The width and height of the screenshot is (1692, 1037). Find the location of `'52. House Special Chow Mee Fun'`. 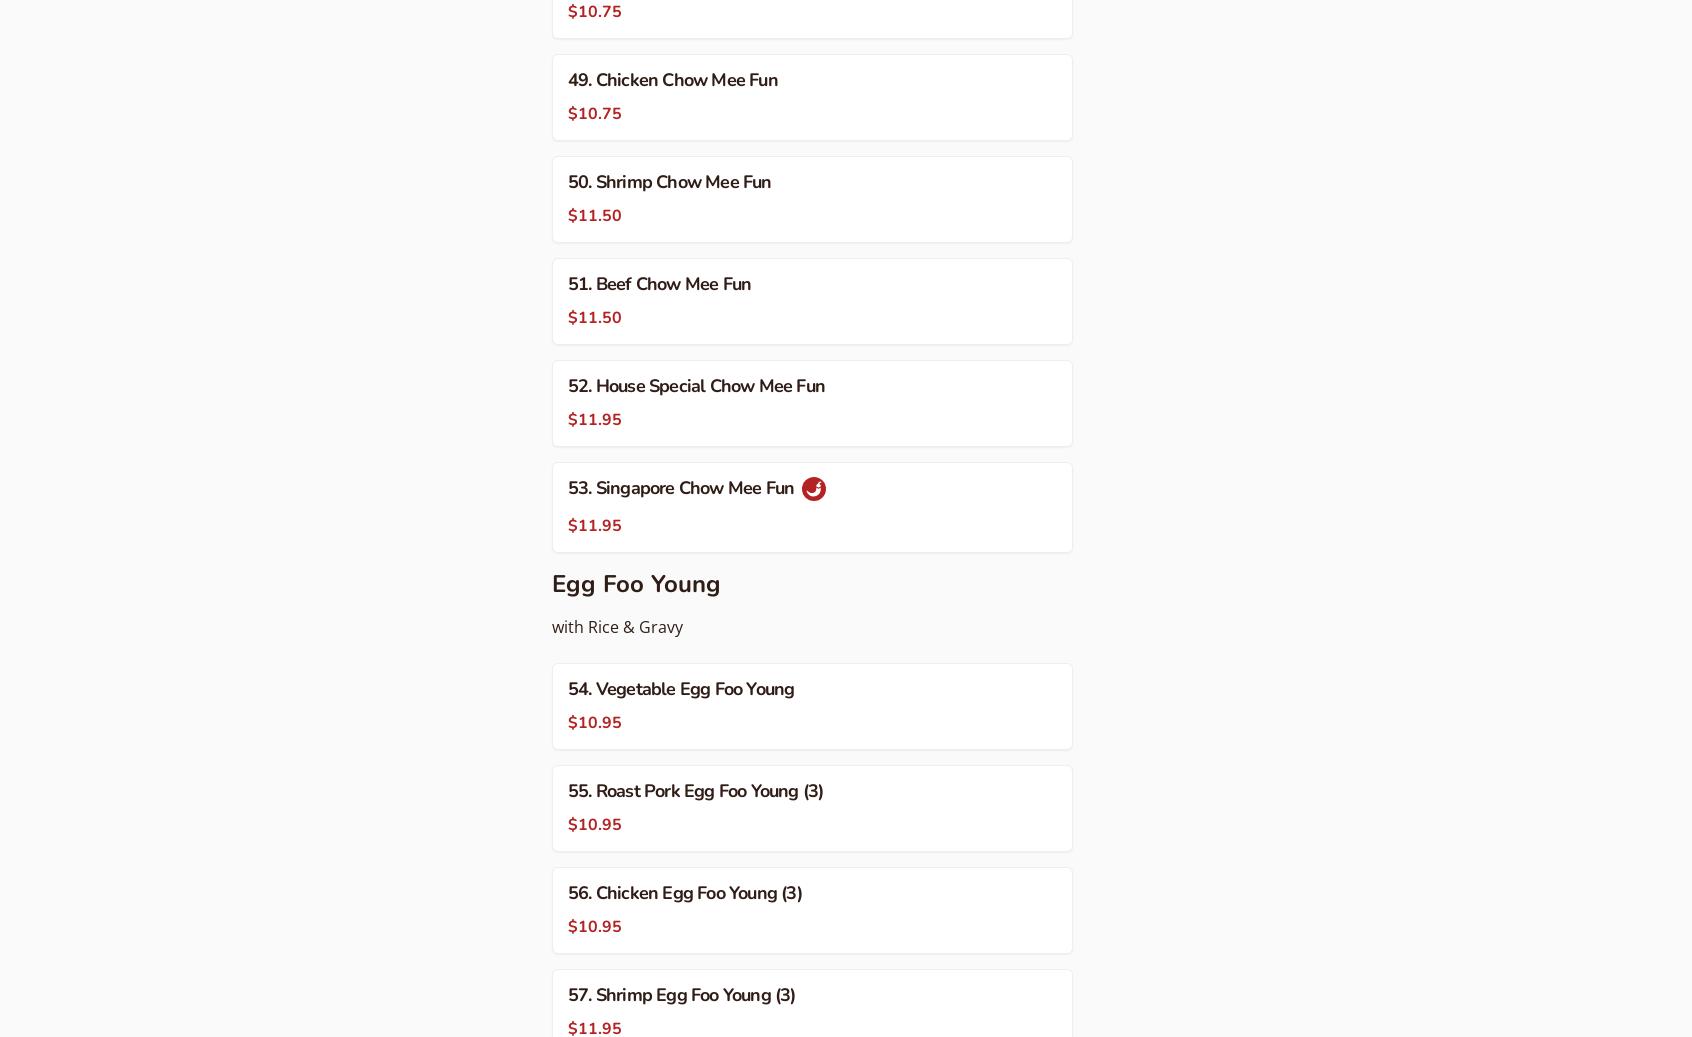

'52. House Special Chow Mee Fun' is located at coordinates (696, 384).